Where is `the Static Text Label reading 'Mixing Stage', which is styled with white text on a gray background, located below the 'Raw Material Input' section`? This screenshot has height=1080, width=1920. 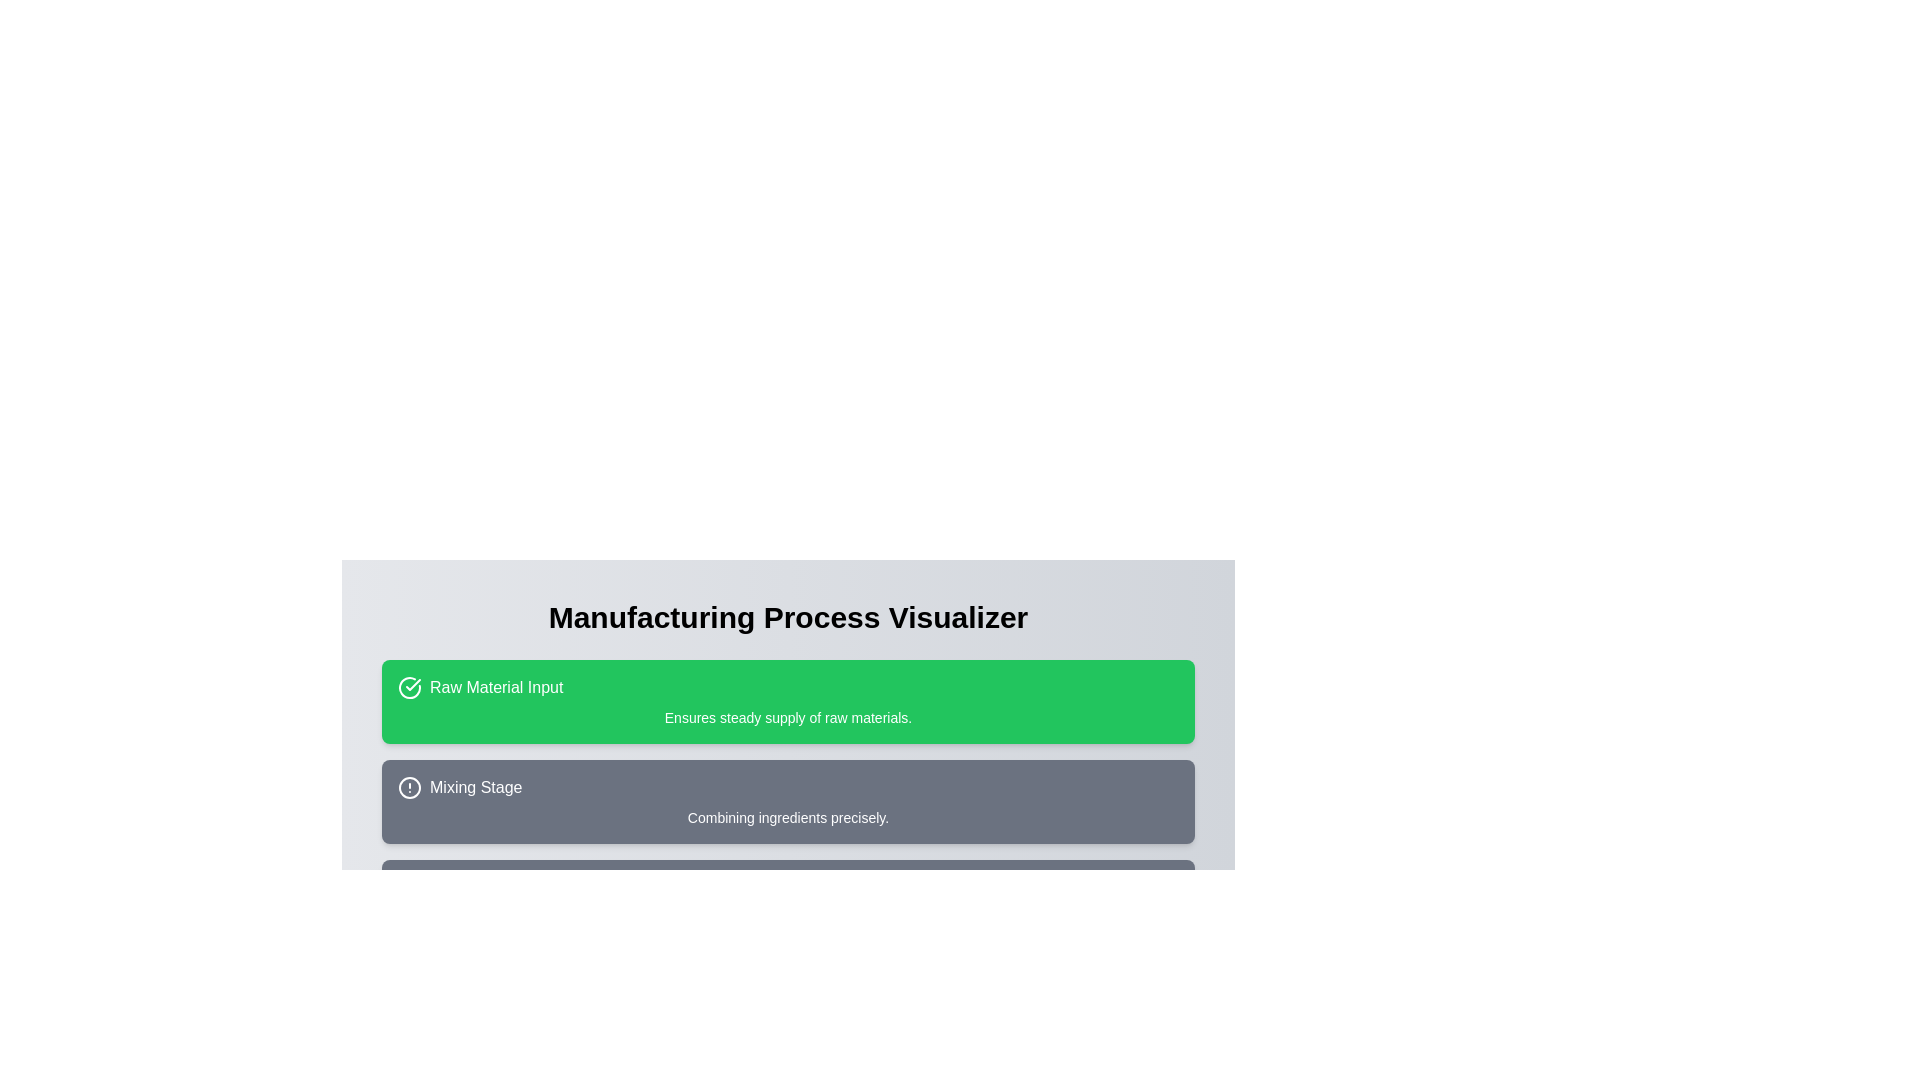 the Static Text Label reading 'Mixing Stage', which is styled with white text on a gray background, located below the 'Raw Material Input' section is located at coordinates (475, 786).